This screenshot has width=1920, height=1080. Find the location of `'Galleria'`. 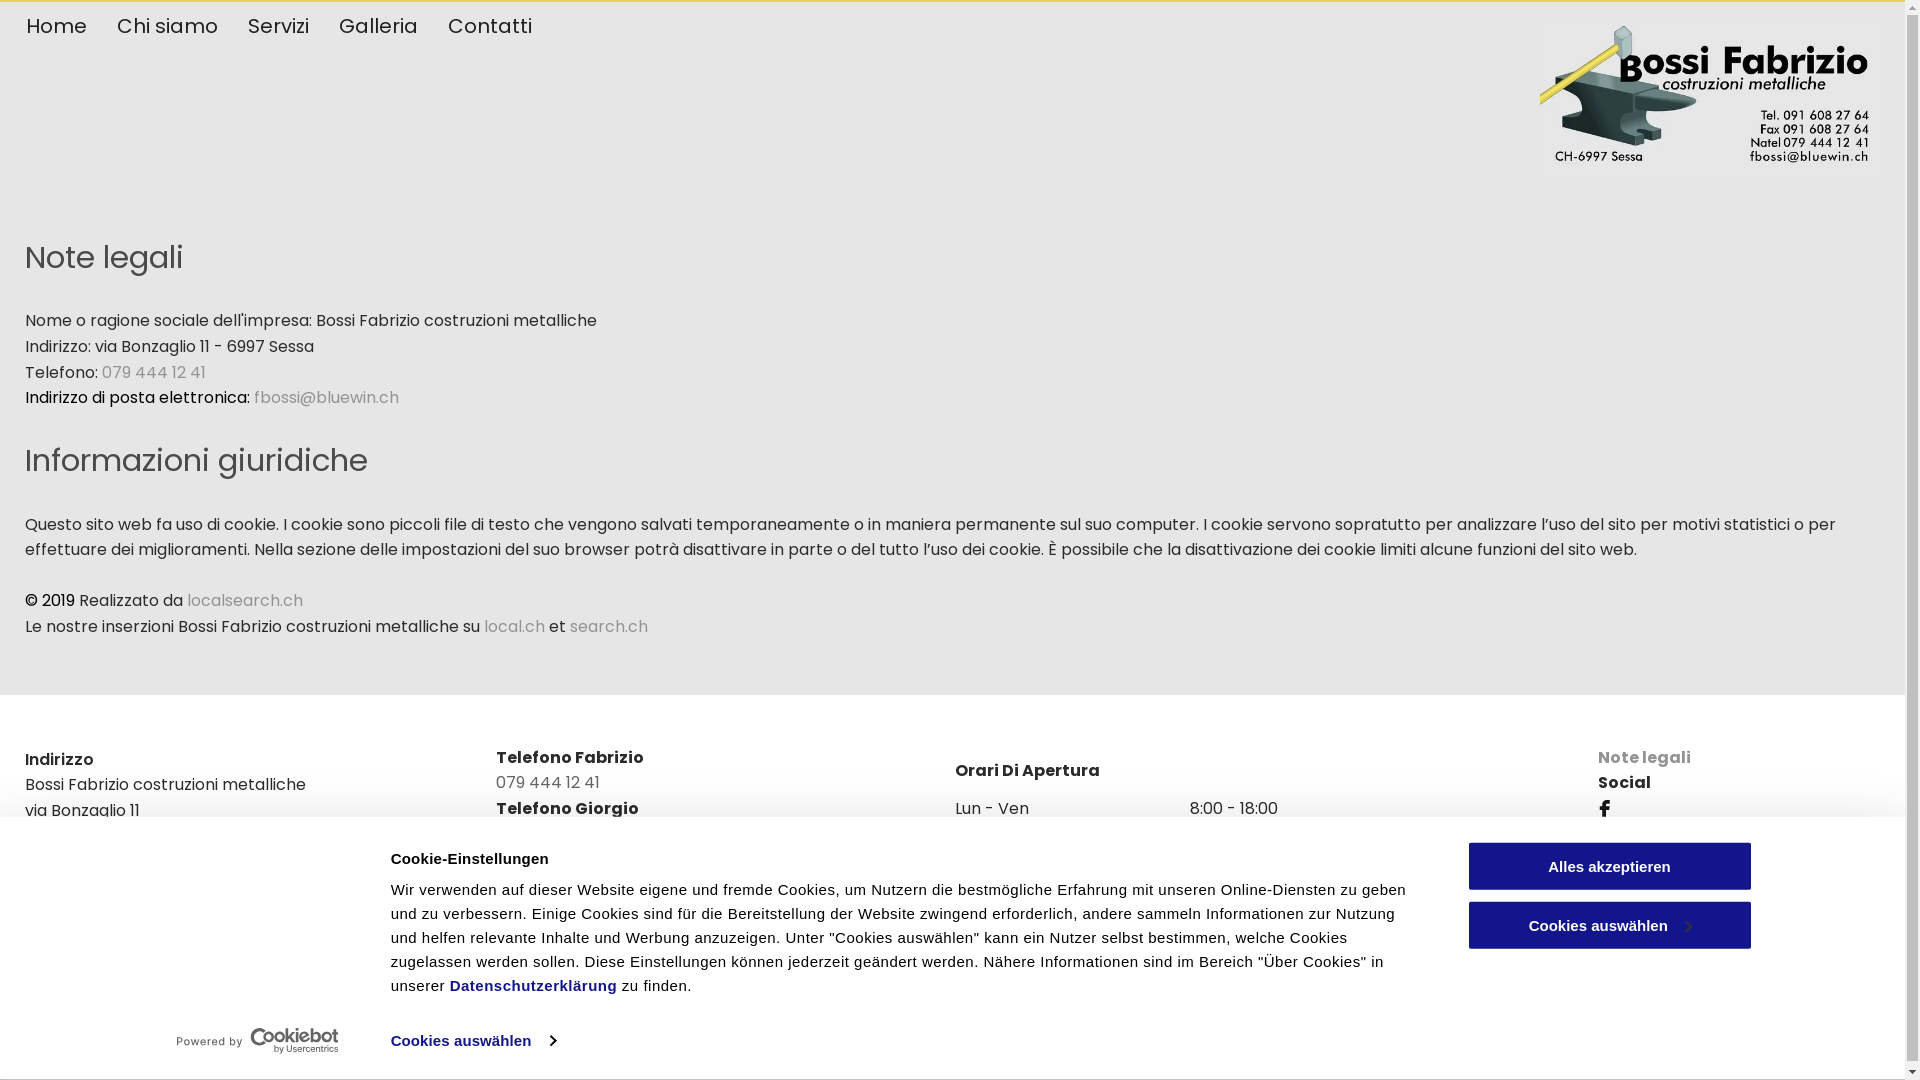

'Galleria' is located at coordinates (378, 24).